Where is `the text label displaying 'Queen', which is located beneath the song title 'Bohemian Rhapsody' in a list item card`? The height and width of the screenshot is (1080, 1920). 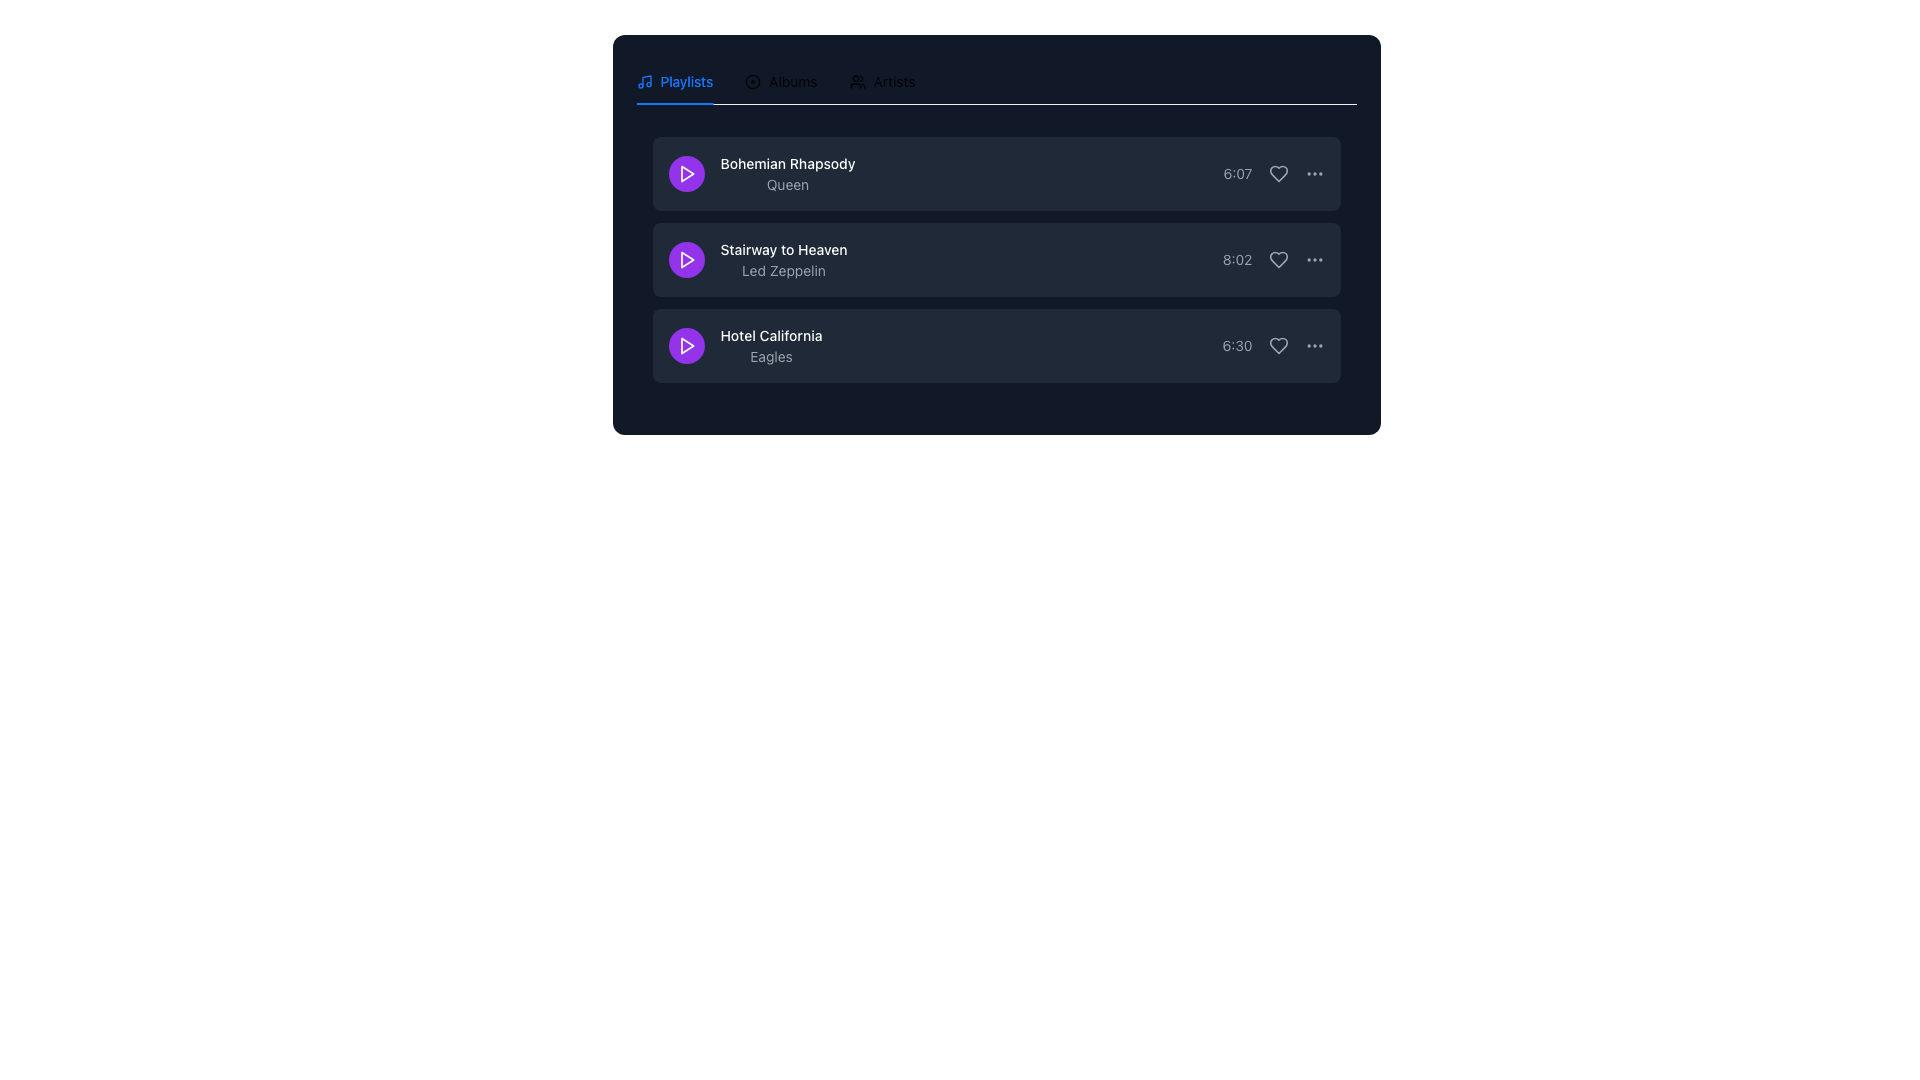
the text label displaying 'Queen', which is located beneath the song title 'Bohemian Rhapsody' in a list item card is located at coordinates (786, 185).